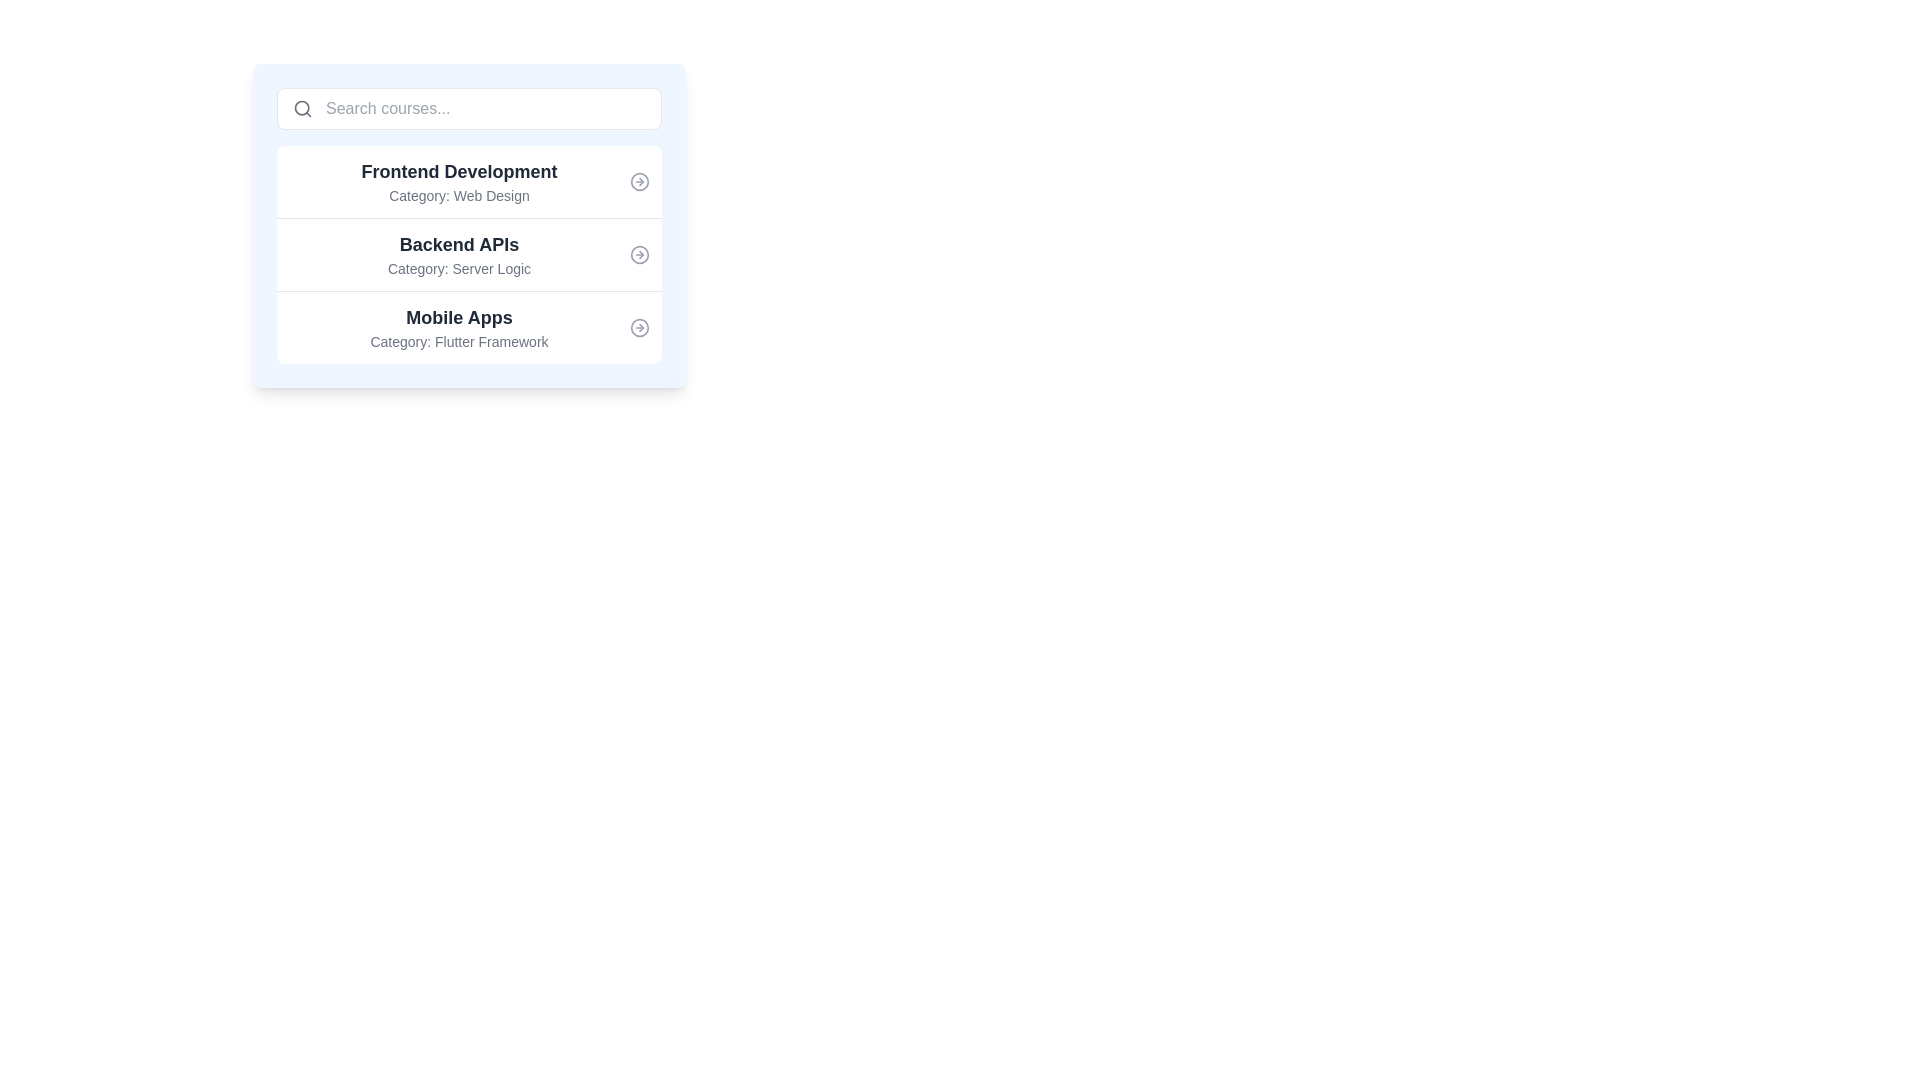  Describe the element at coordinates (468, 326) in the screenshot. I see `the 'Mobile Apps' button, which is the third item in the vertically stacked list under 'Flutter Framework'` at that location.